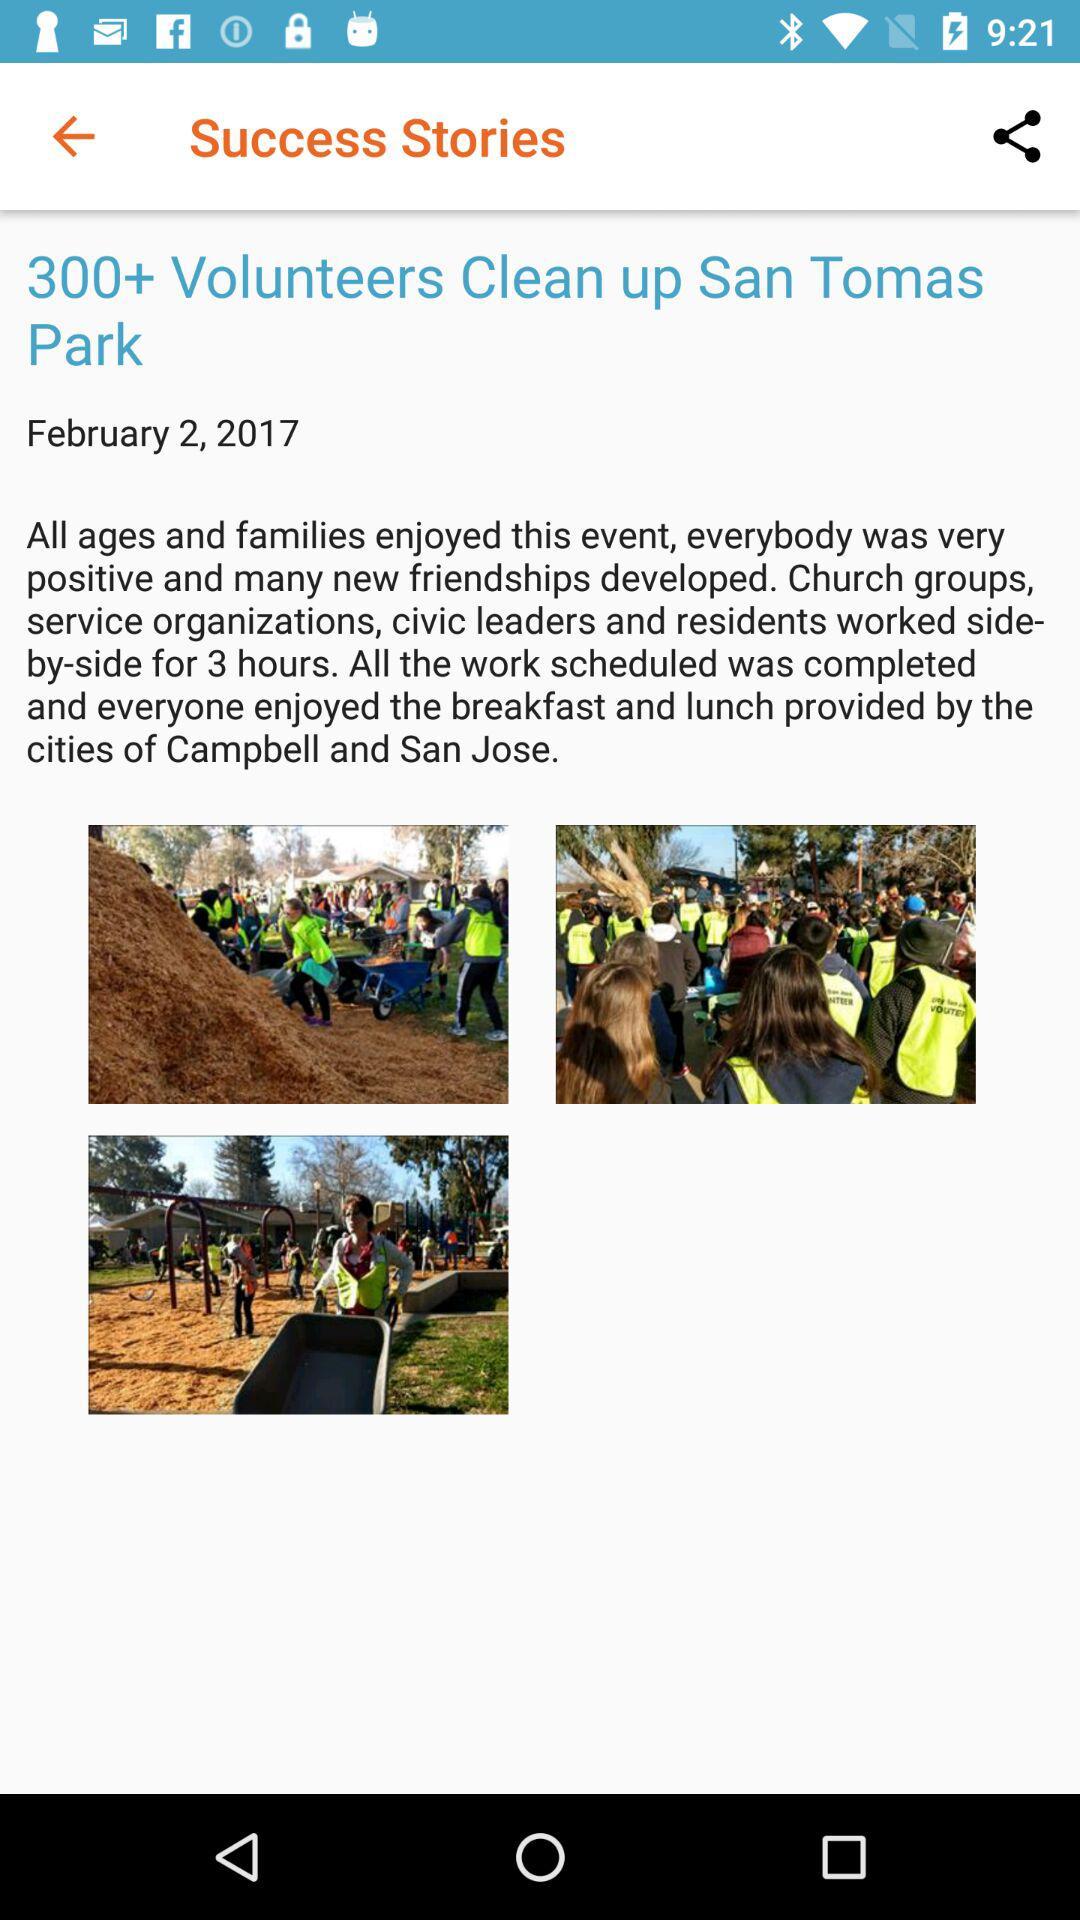 This screenshot has width=1080, height=1920. Describe the element at coordinates (72, 135) in the screenshot. I see `item above 300 volunteers clean item` at that location.